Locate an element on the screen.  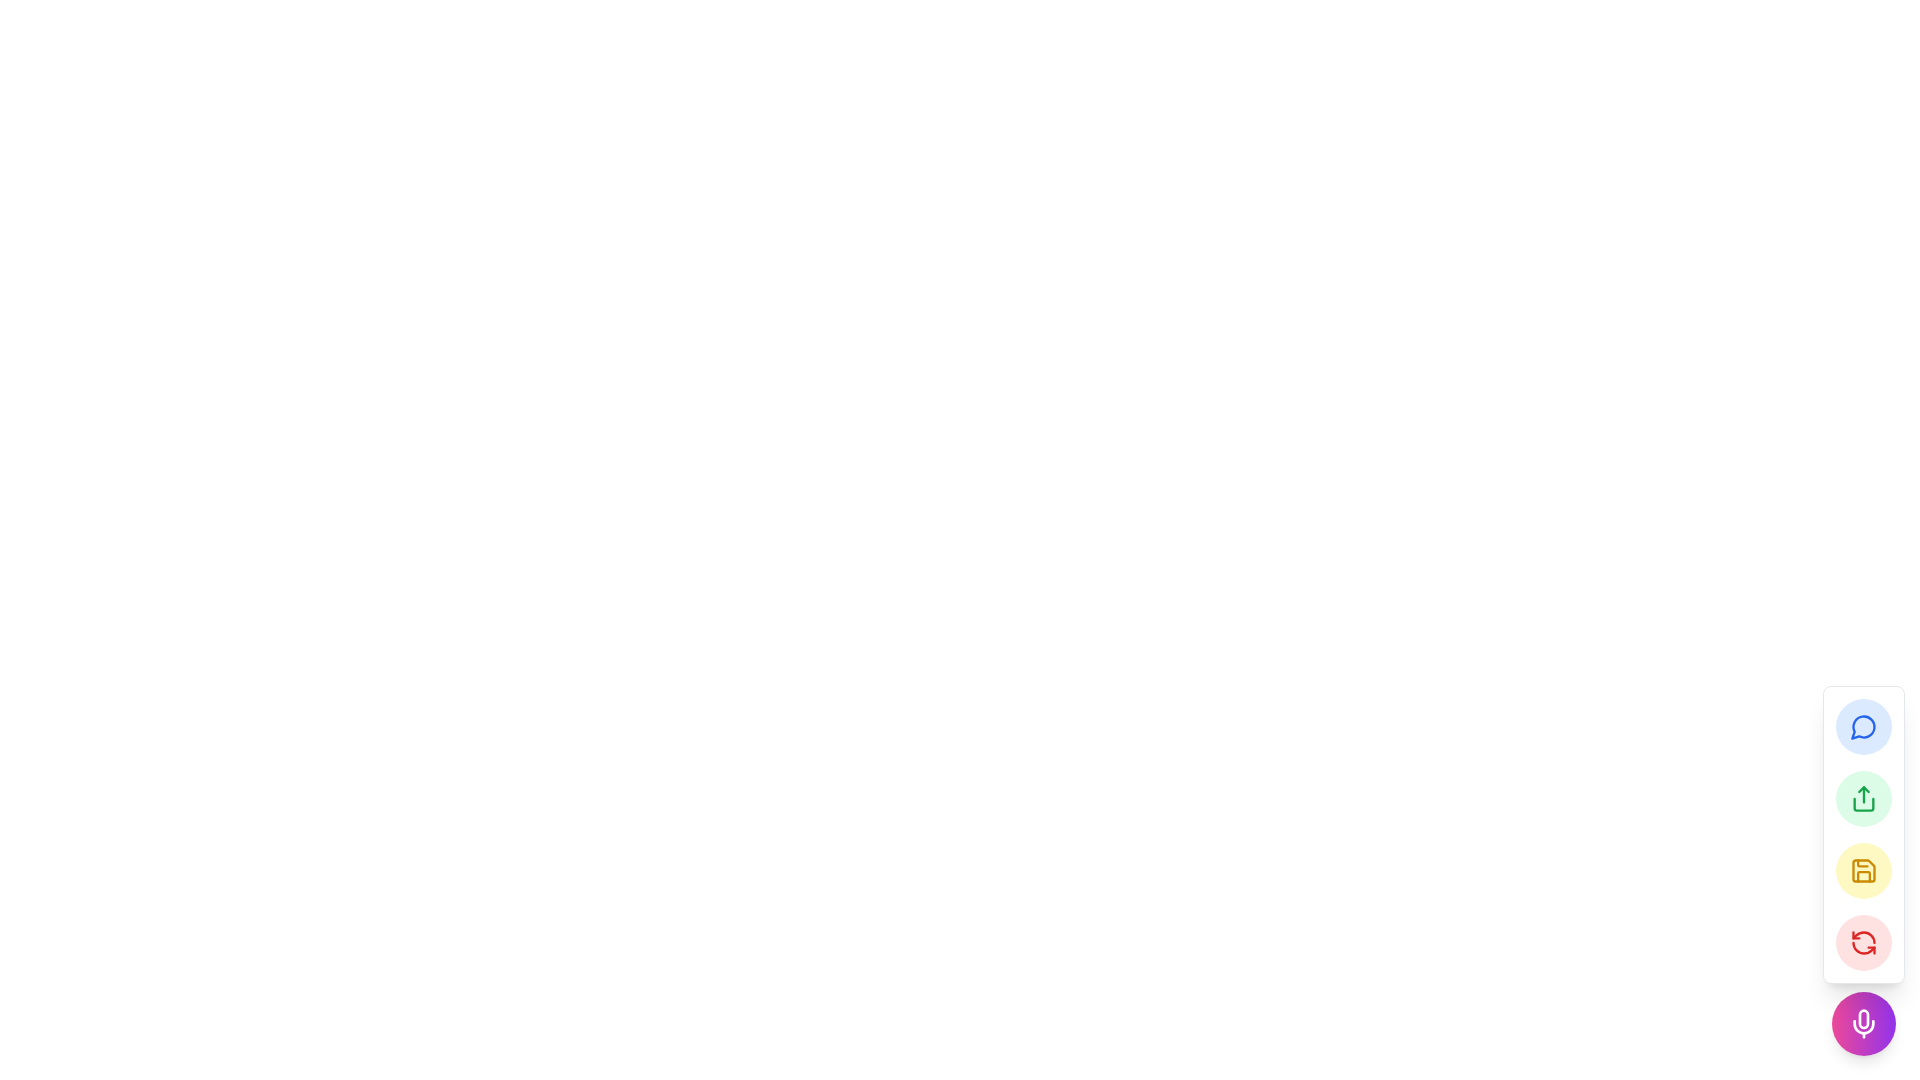
the circular microphone button with a gradient background is located at coordinates (1862, 1023).